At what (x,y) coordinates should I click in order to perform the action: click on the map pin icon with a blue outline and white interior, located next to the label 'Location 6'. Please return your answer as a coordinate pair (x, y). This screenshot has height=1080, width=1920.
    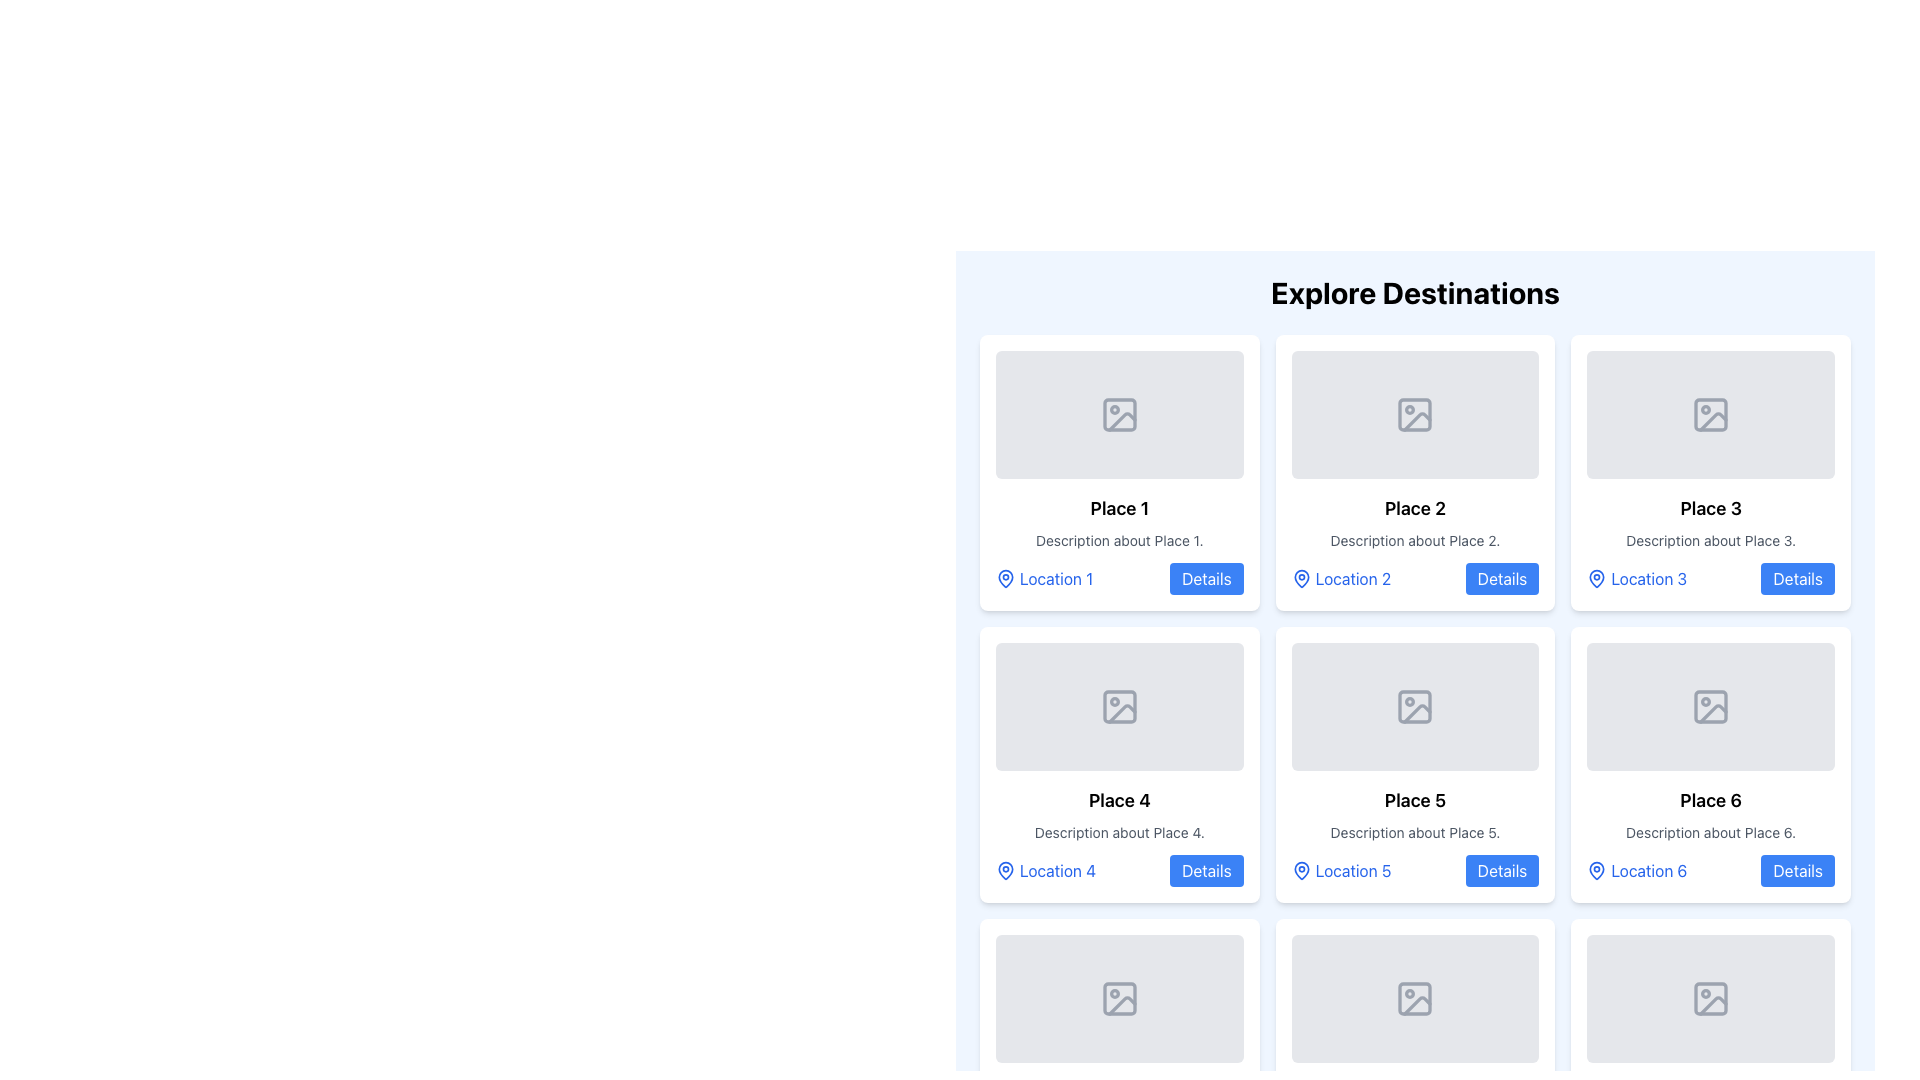
    Looking at the image, I should click on (1596, 870).